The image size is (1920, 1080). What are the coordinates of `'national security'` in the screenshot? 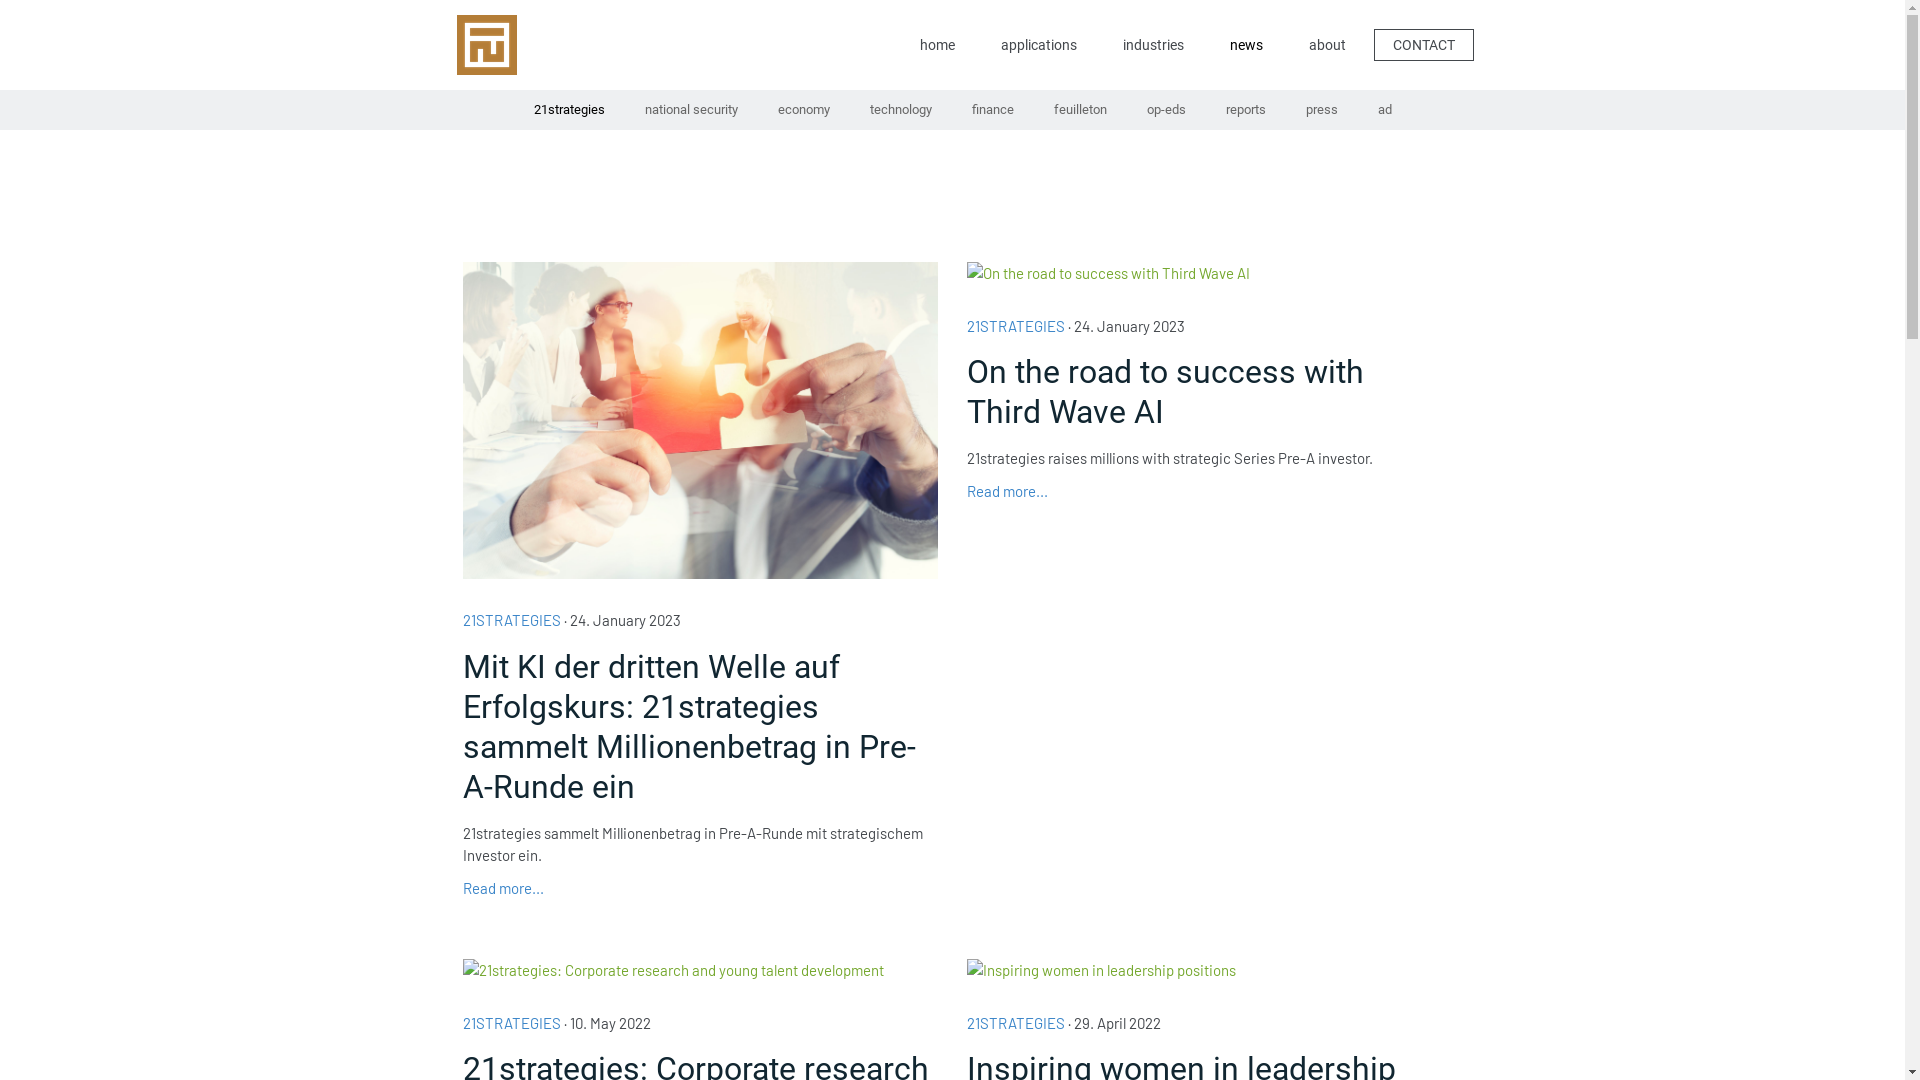 It's located at (690, 110).